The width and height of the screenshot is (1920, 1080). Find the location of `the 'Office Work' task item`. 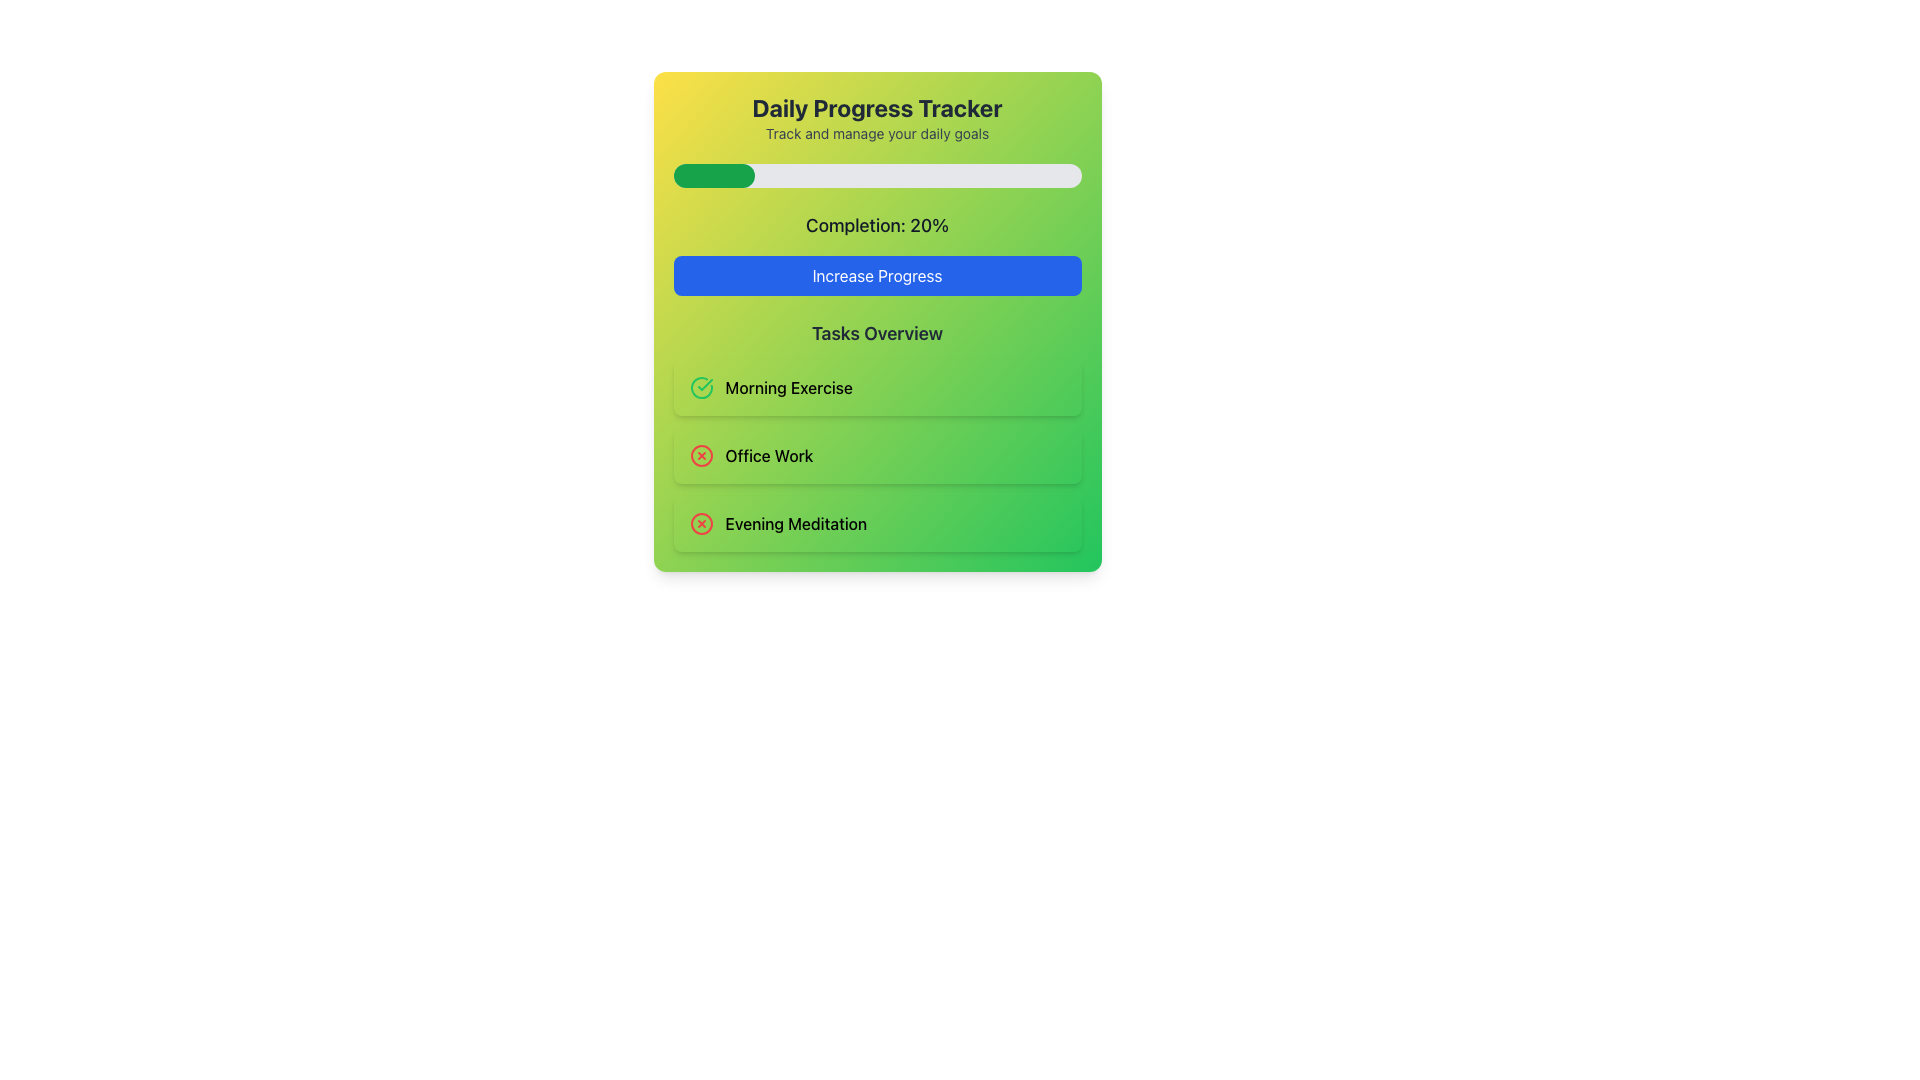

the 'Office Work' task item is located at coordinates (877, 455).